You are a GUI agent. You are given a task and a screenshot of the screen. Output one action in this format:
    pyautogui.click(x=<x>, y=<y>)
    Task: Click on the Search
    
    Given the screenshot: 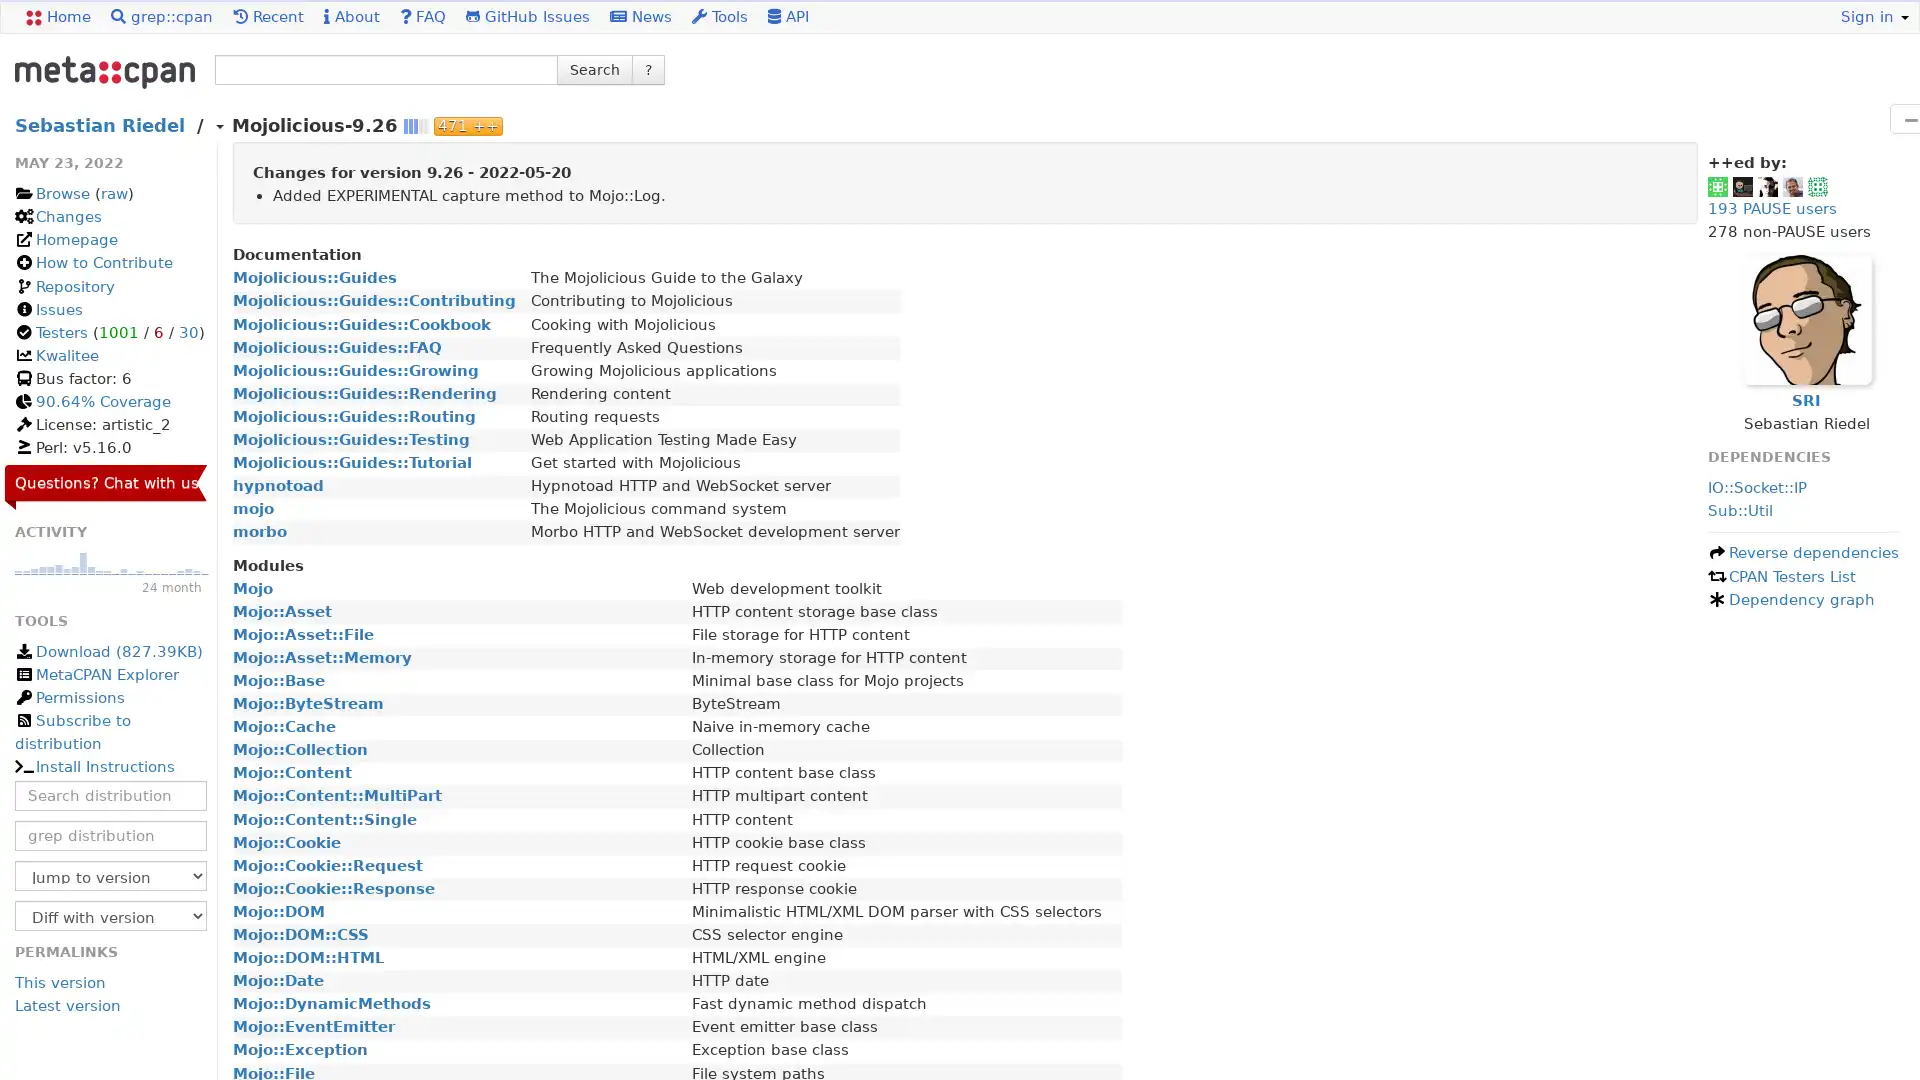 What is the action you would take?
    pyautogui.click(x=594, y=68)
    